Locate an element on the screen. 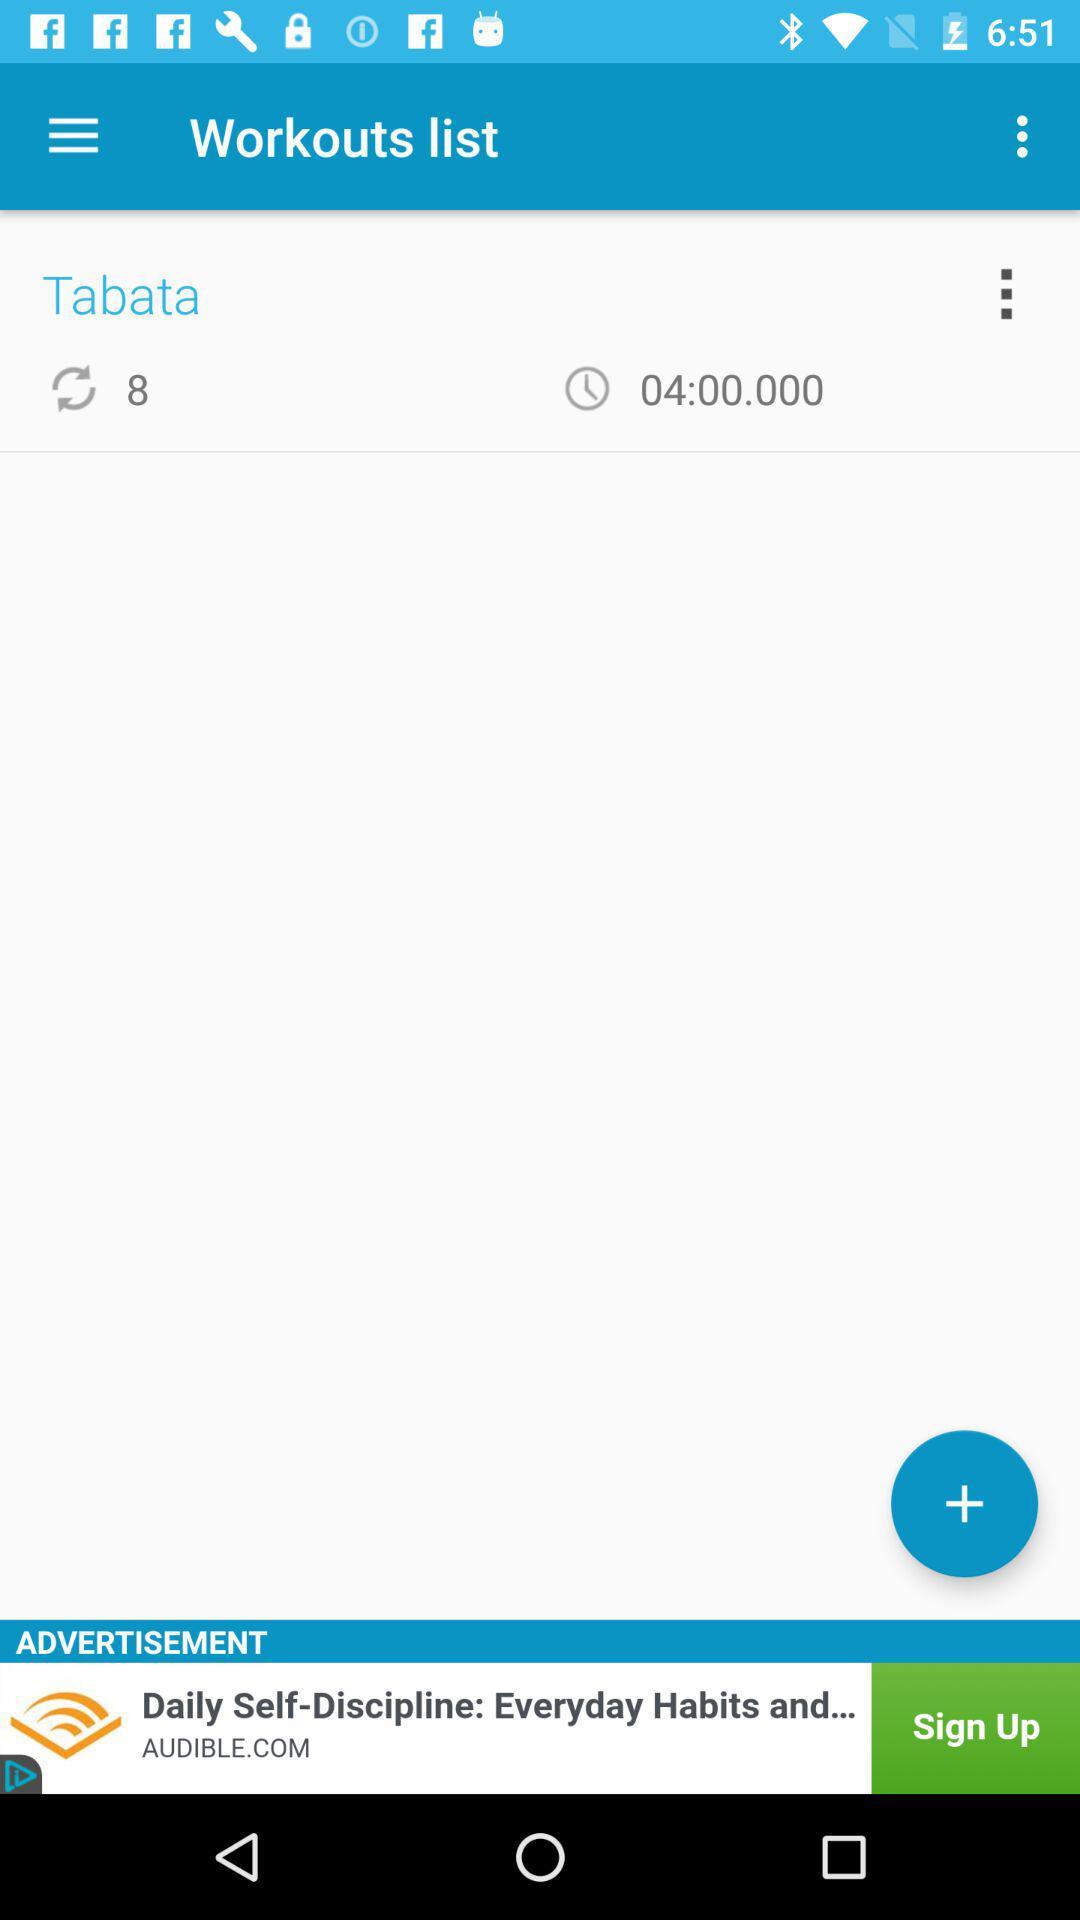  the add icon is located at coordinates (963, 1503).